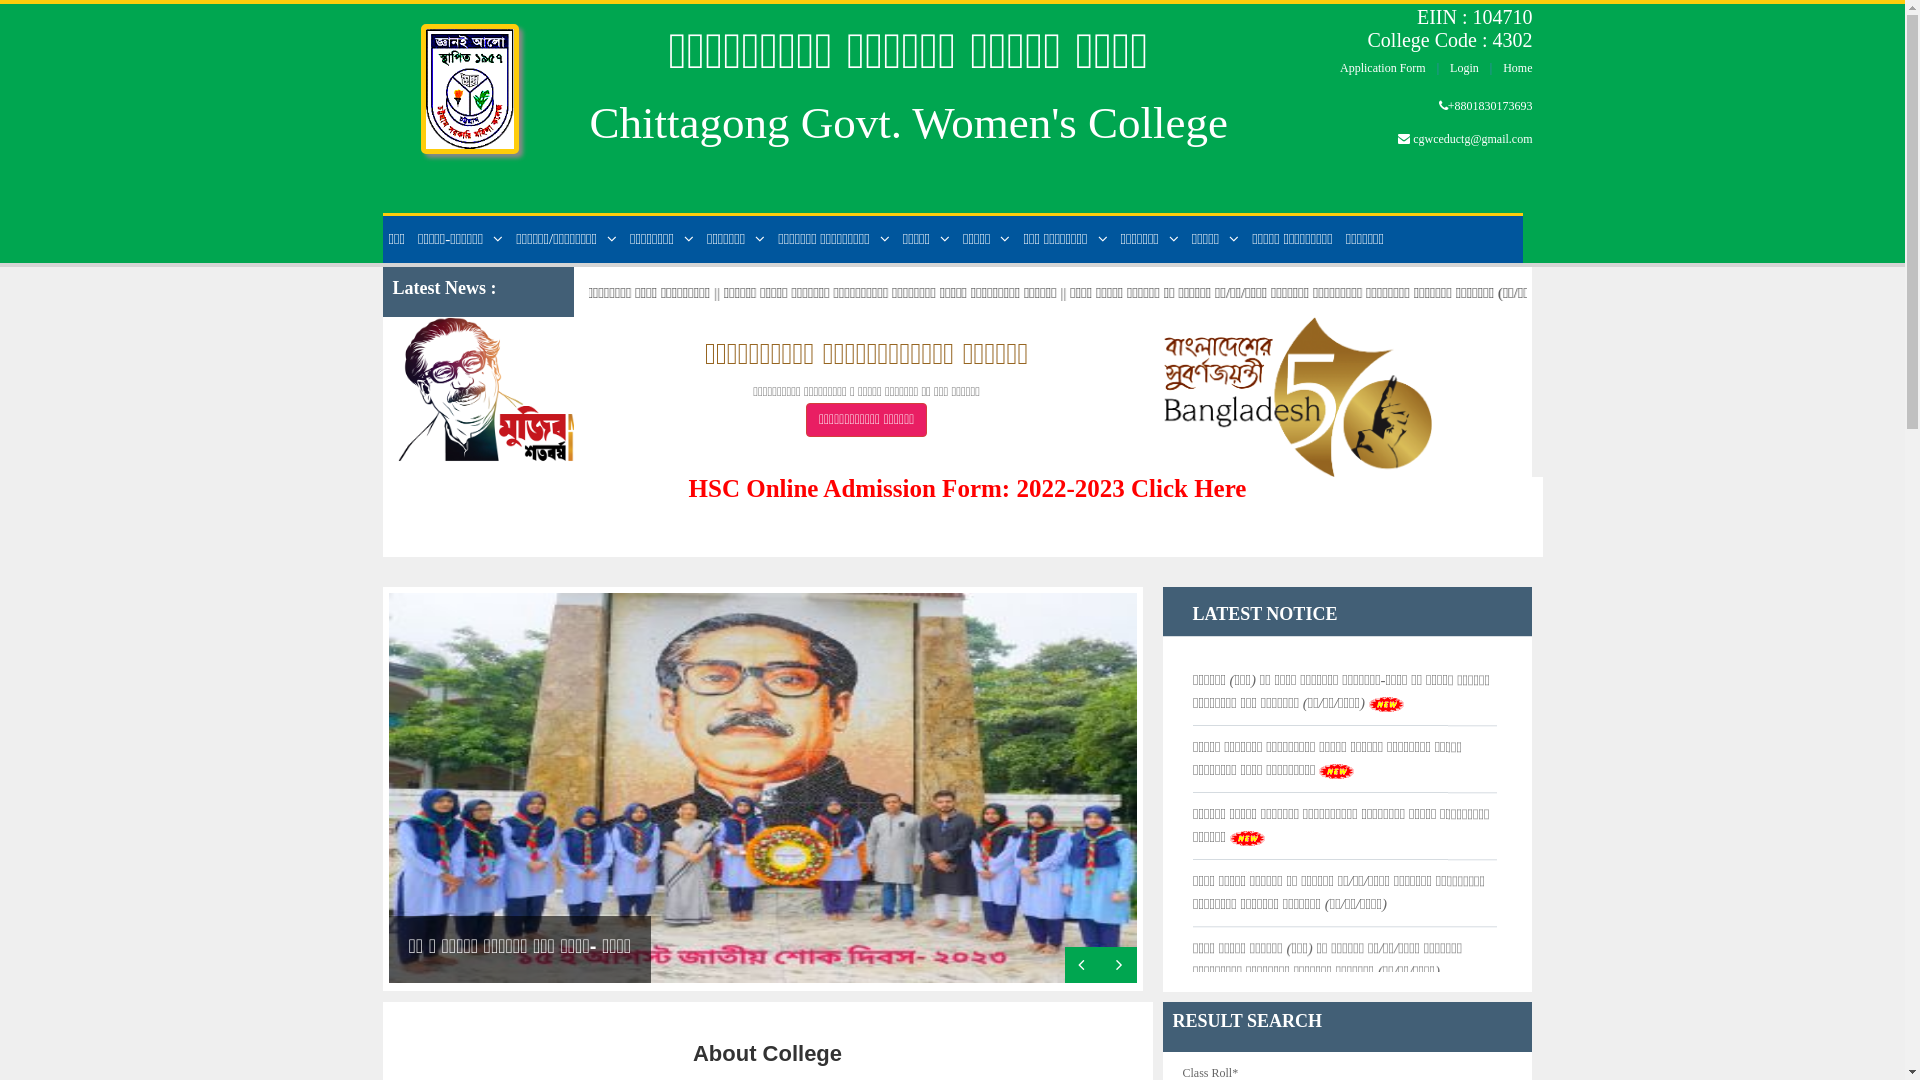  Describe the element at coordinates (968, 488) in the screenshot. I see `'HSC Online Admission Form: 2022-2023 Click Here'` at that location.